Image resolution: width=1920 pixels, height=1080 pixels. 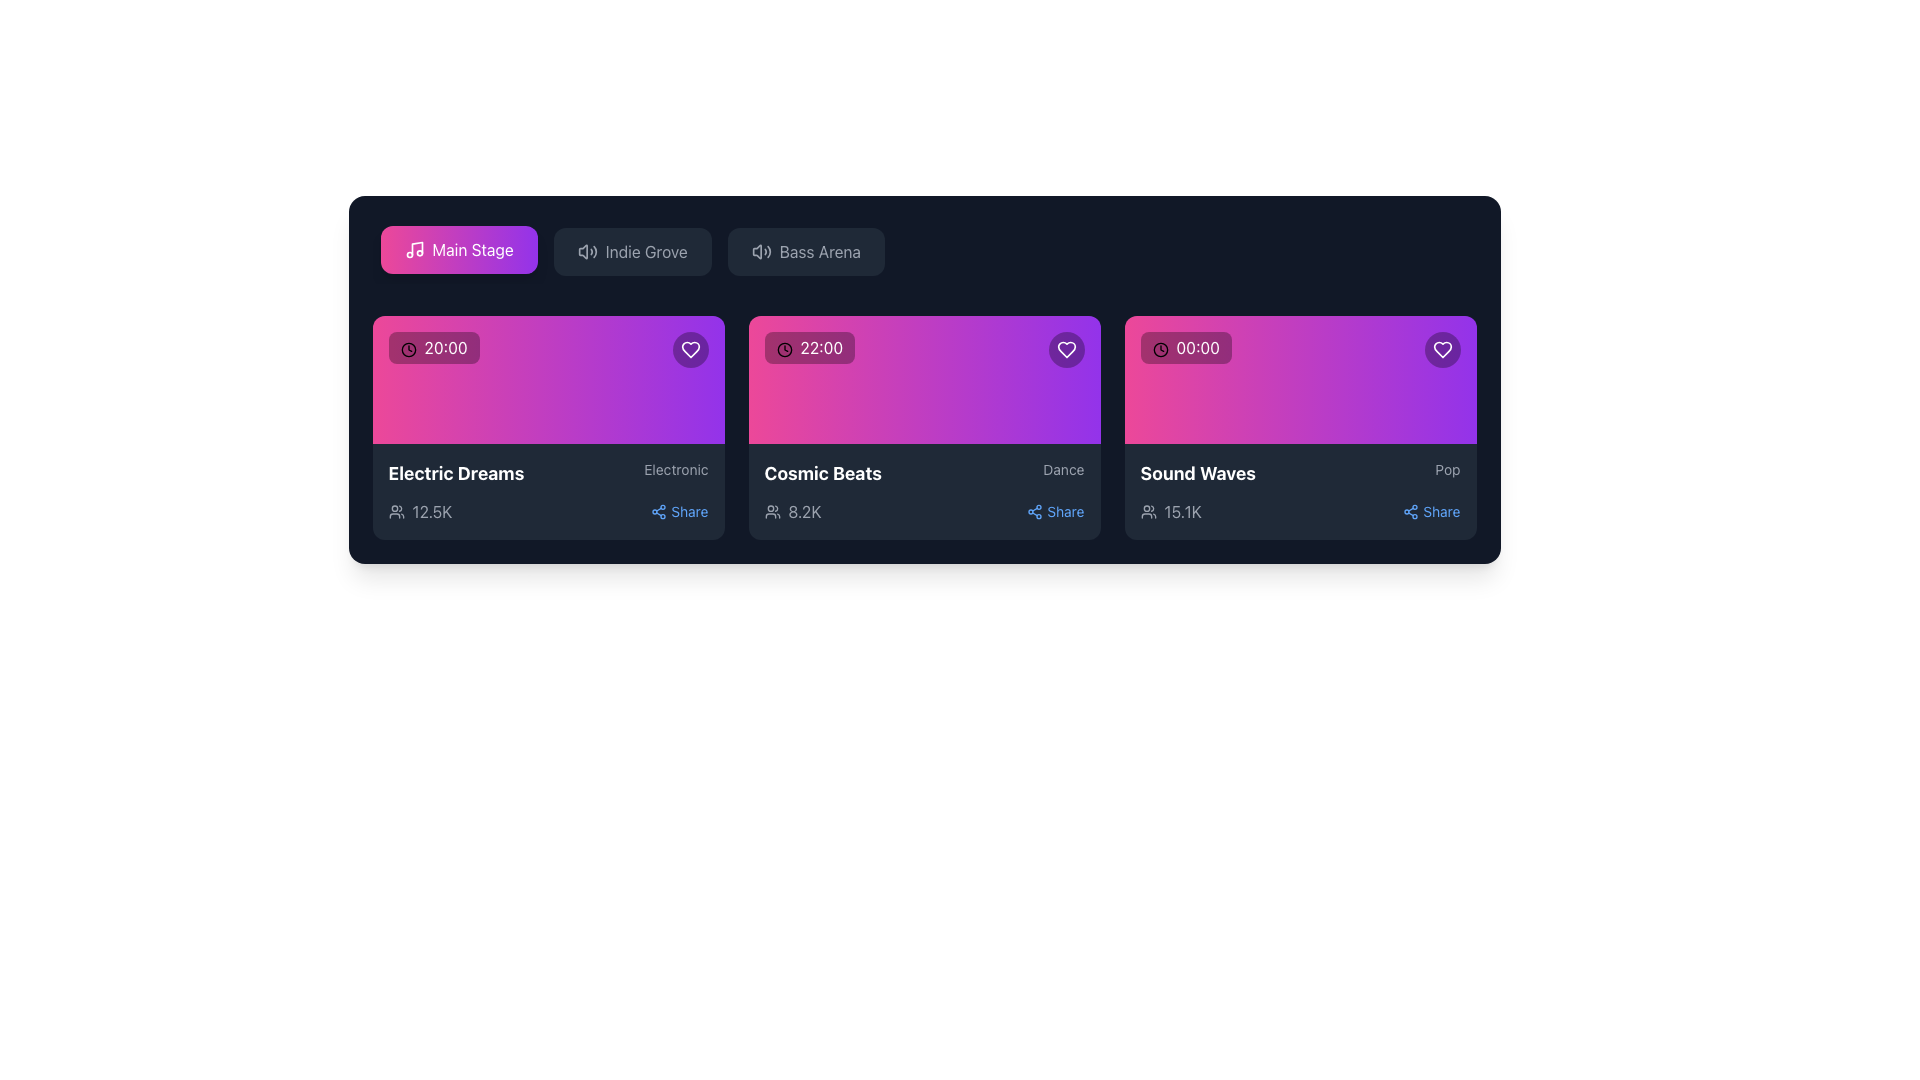 I want to click on the SVG circle element, which is a circular outline inside the 'Electric Dreams' card located at the top-left corner of the time label, styled with a minimalistic design and distinct color gradient background, so click(x=407, y=348).